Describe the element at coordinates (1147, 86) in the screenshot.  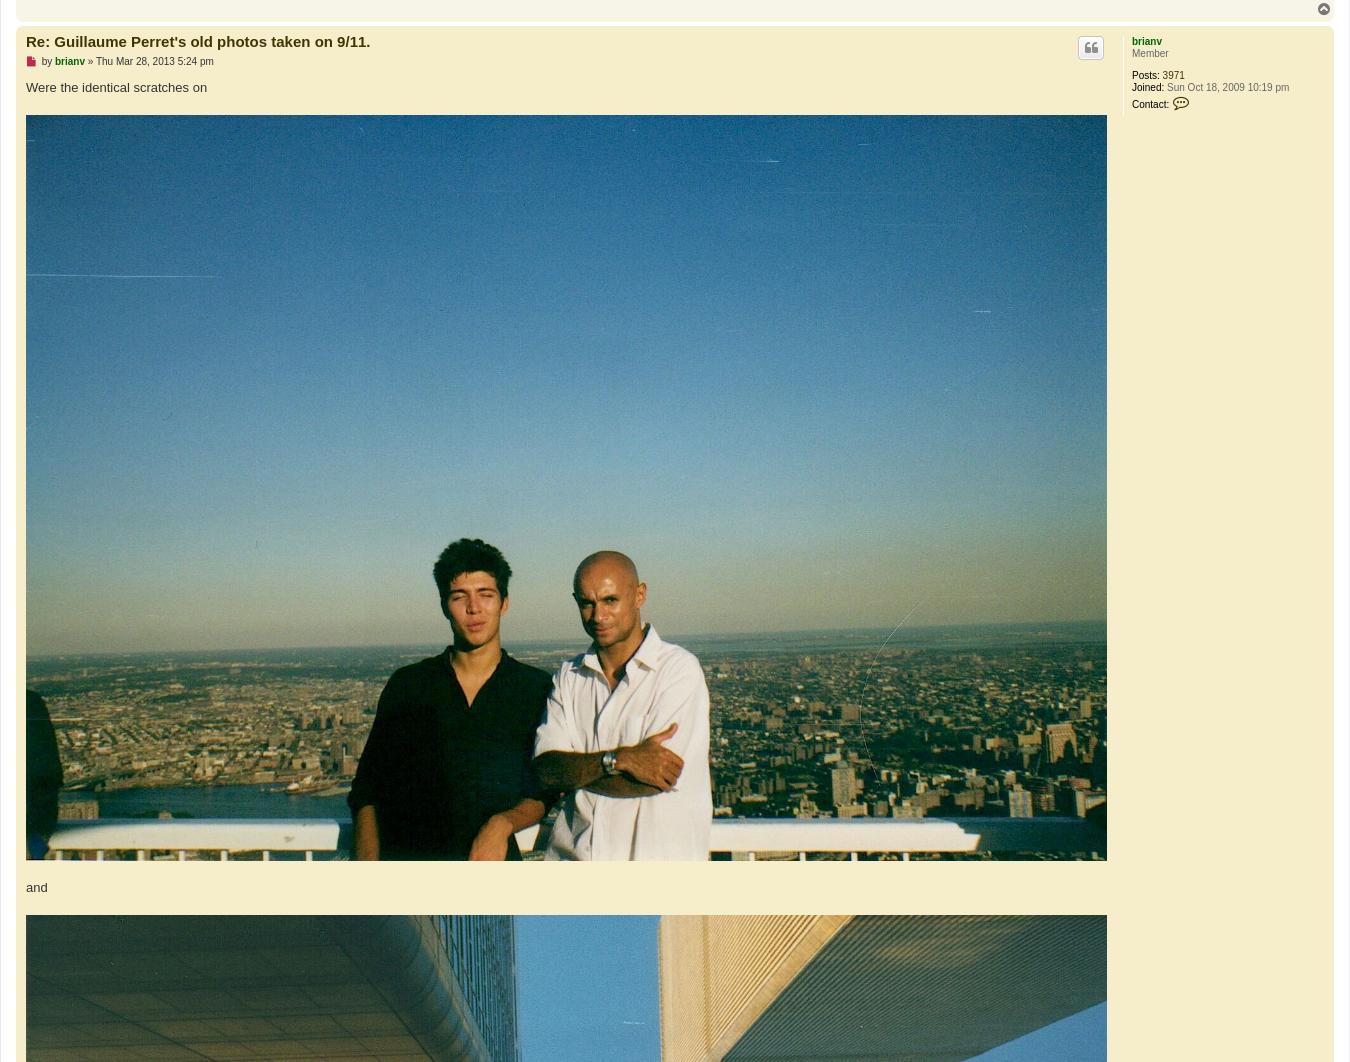
I see `'Joined:'` at that location.